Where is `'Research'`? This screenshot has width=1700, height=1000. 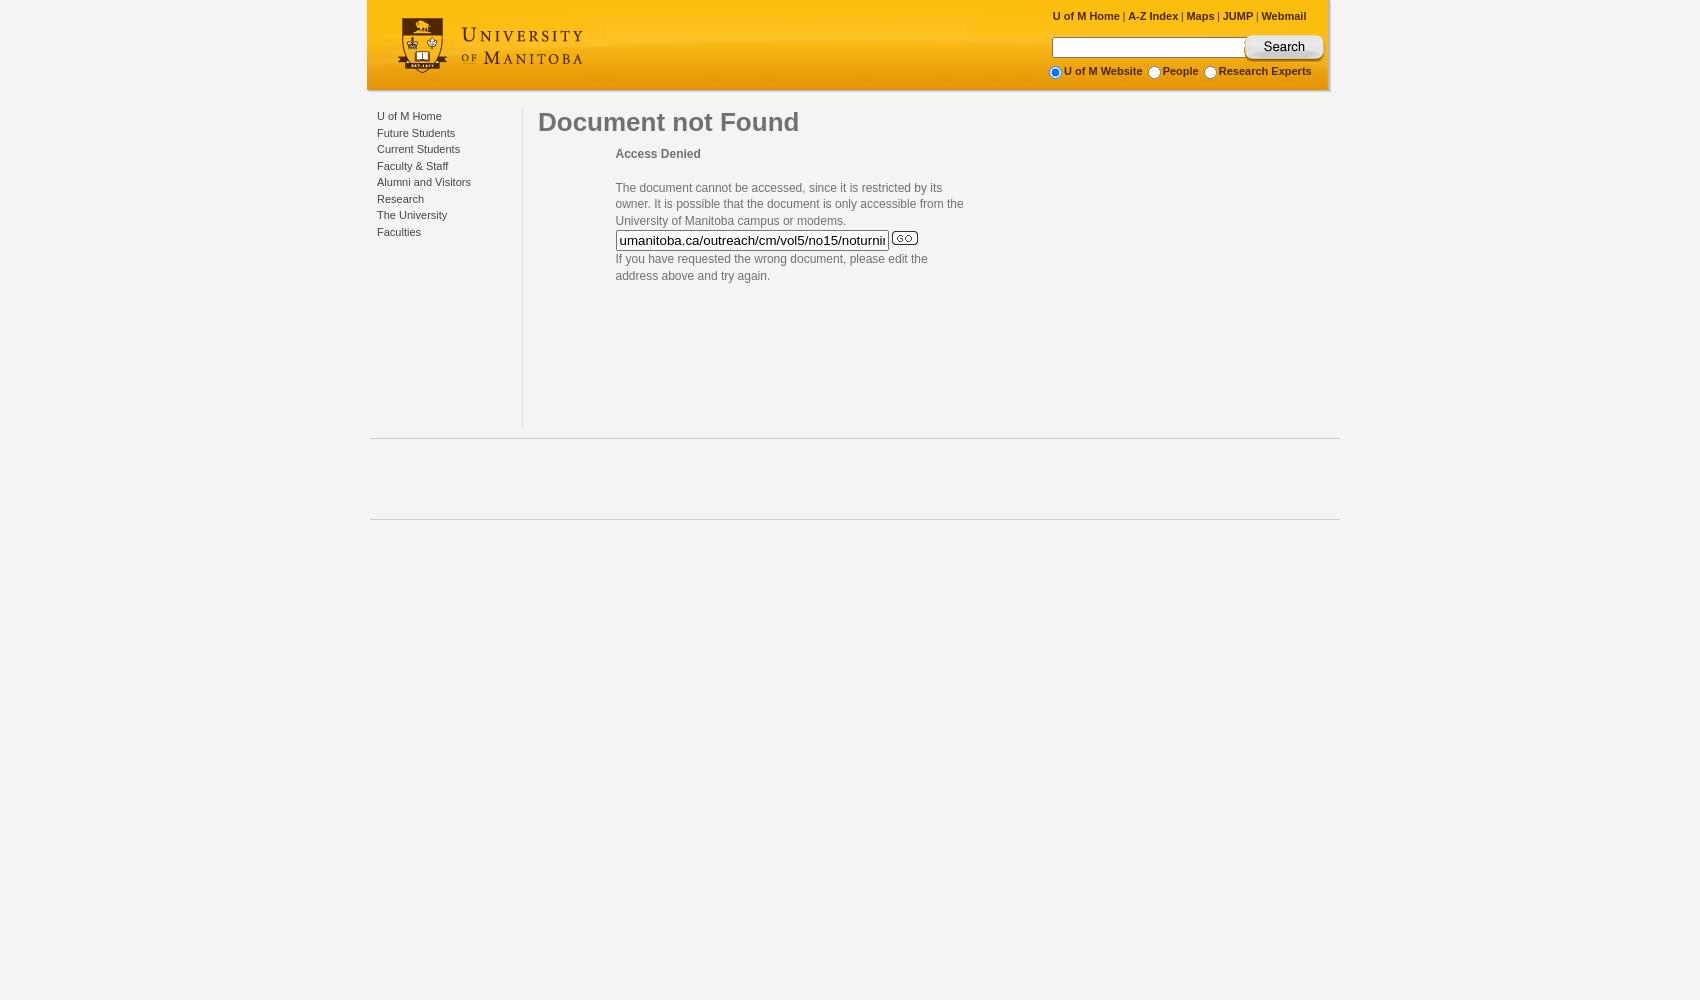
'Research' is located at coordinates (399, 197).